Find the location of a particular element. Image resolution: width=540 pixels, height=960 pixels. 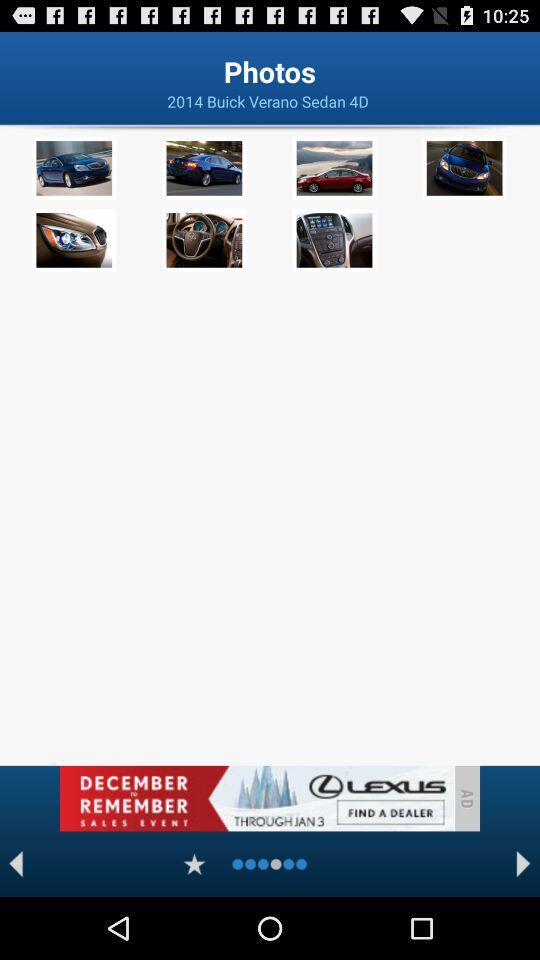

open advertisement is located at coordinates (256, 798).